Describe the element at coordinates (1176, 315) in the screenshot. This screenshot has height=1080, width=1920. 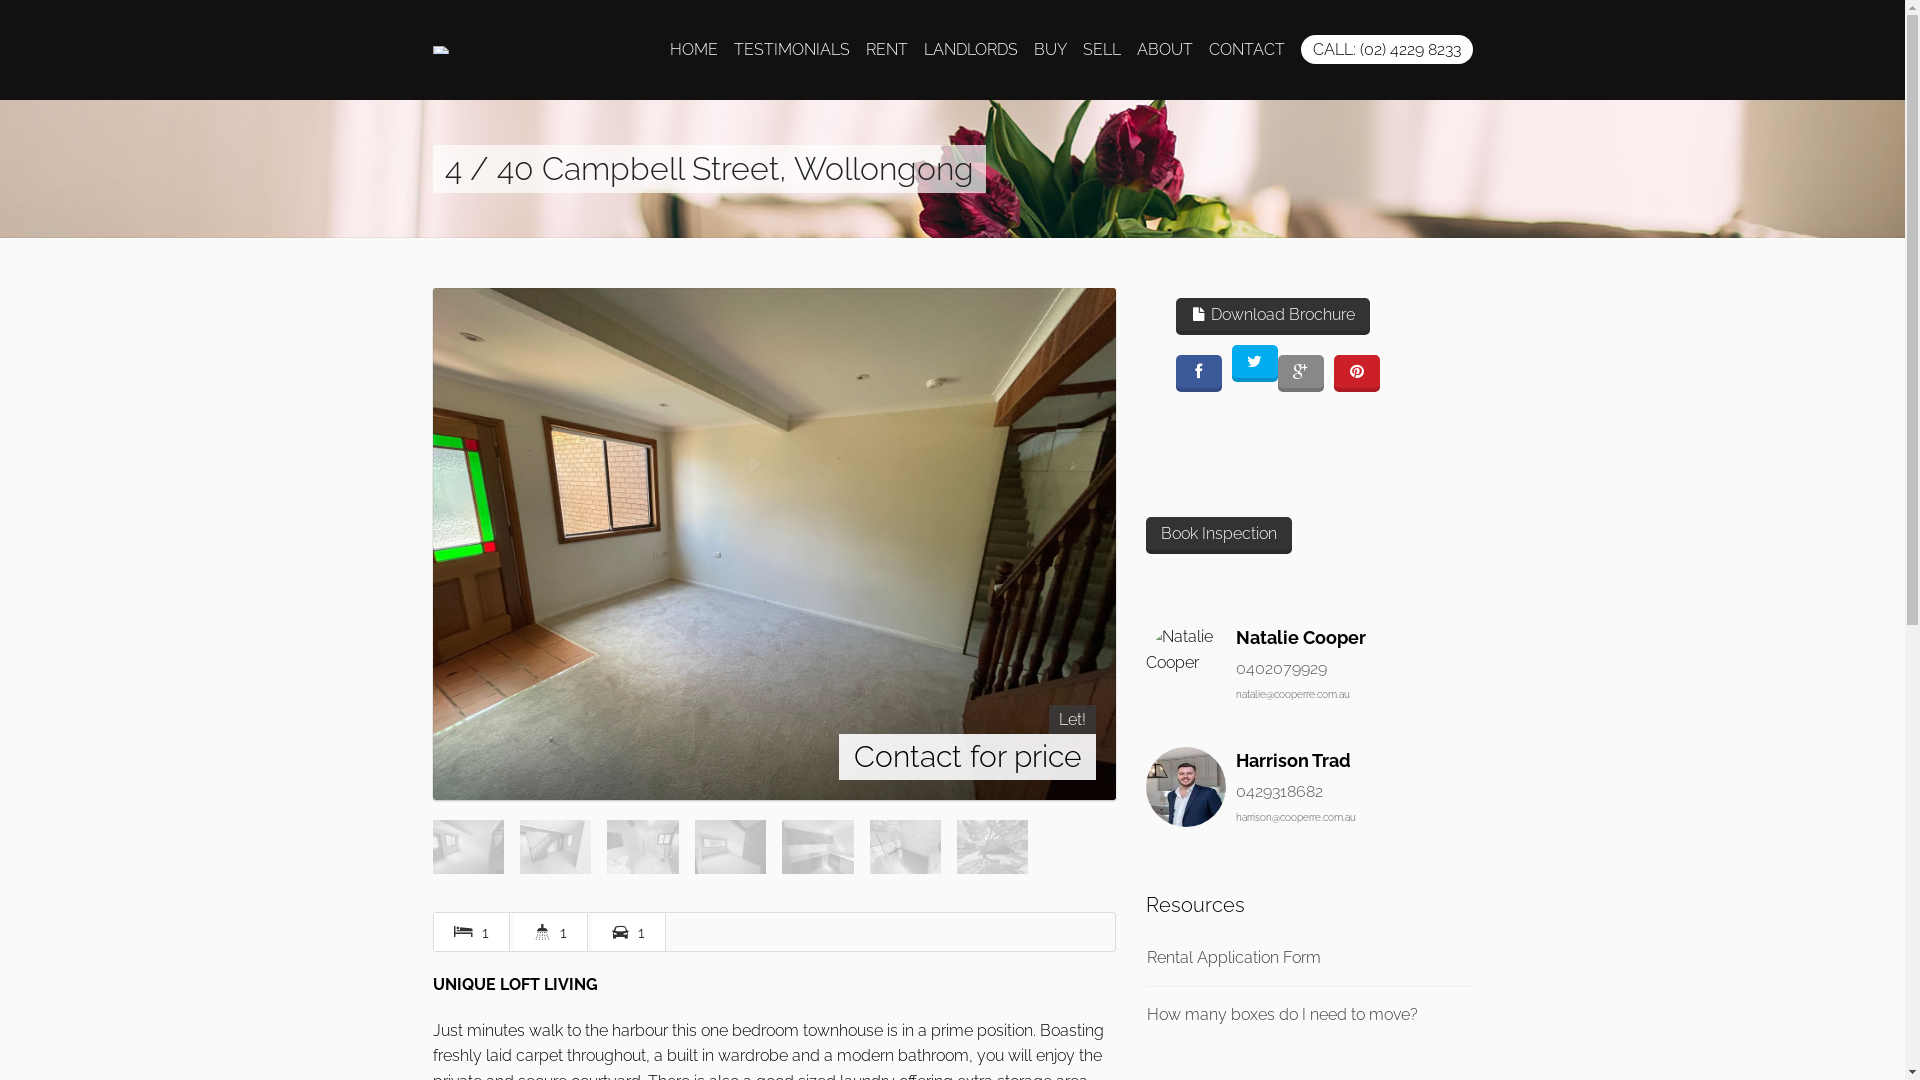
I see `'Download Brochure'` at that location.